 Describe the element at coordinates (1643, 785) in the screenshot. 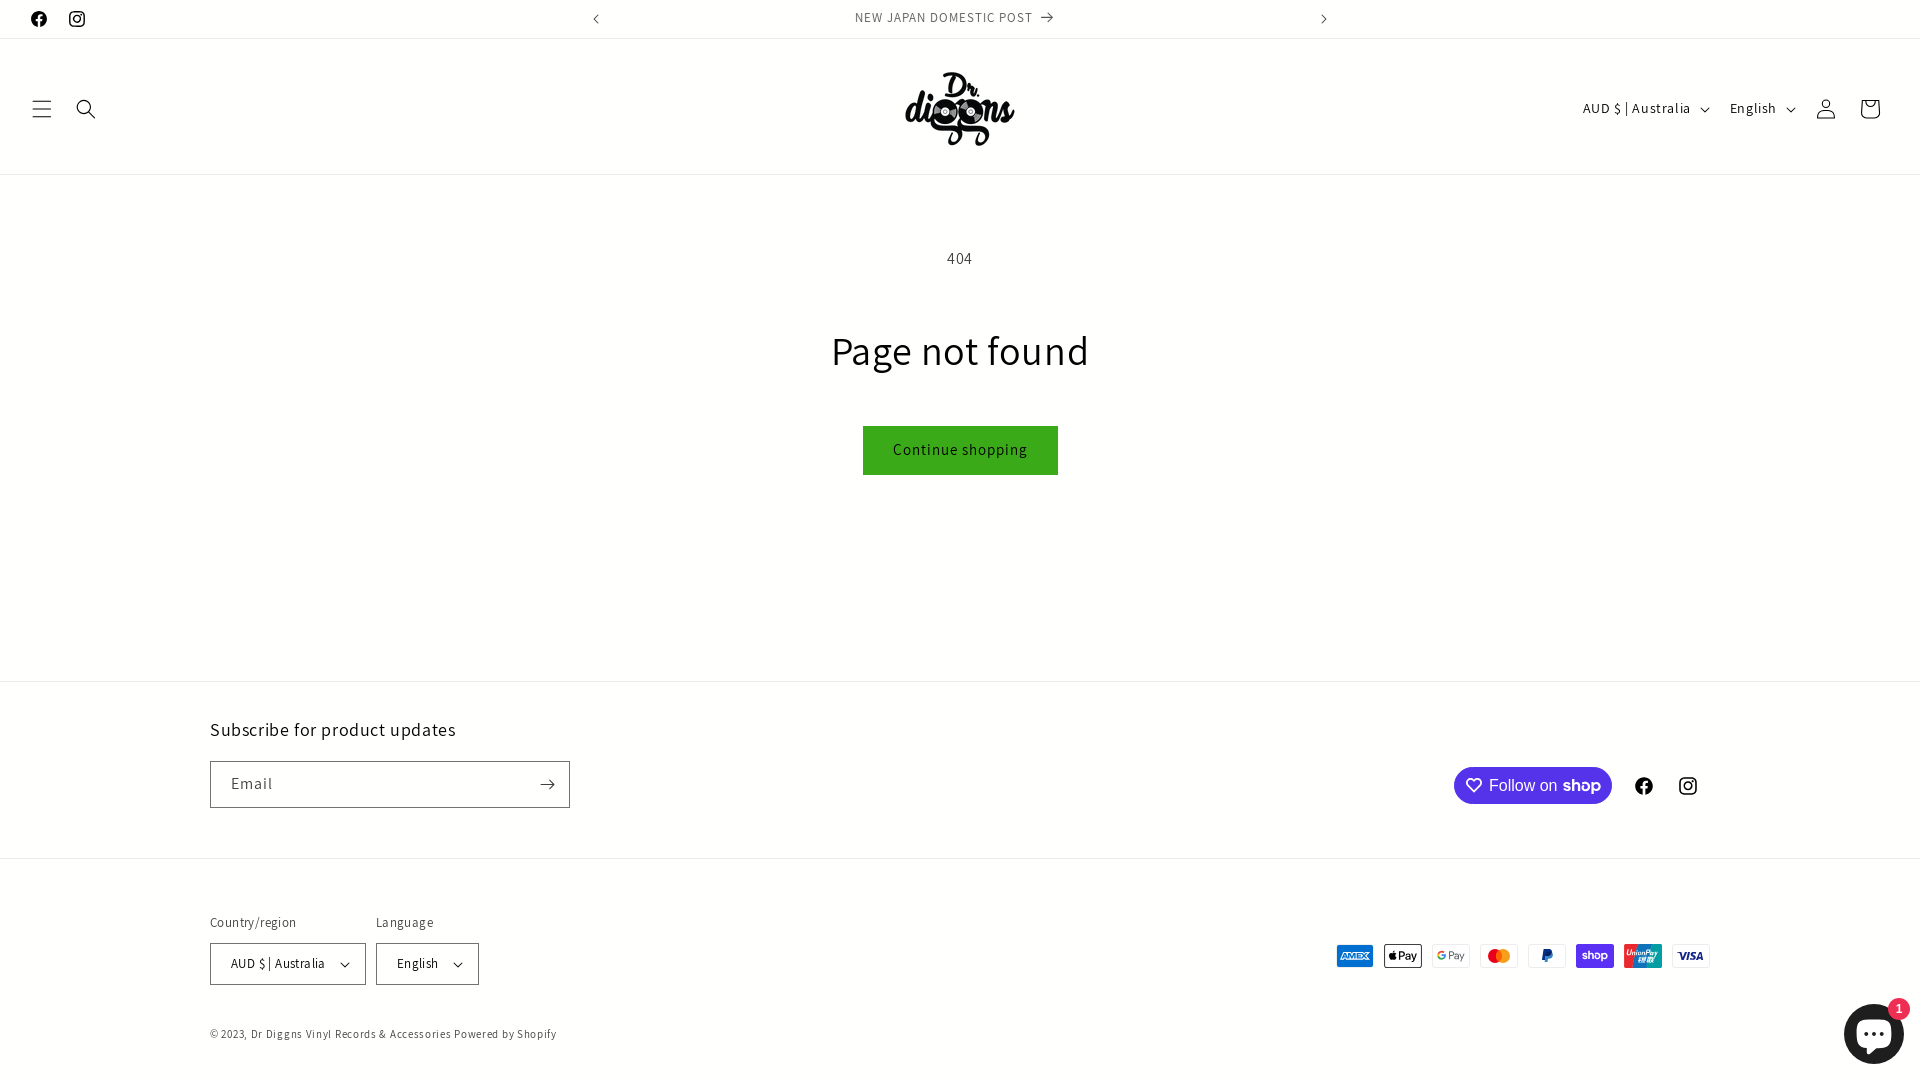

I see `'Facebook'` at that location.